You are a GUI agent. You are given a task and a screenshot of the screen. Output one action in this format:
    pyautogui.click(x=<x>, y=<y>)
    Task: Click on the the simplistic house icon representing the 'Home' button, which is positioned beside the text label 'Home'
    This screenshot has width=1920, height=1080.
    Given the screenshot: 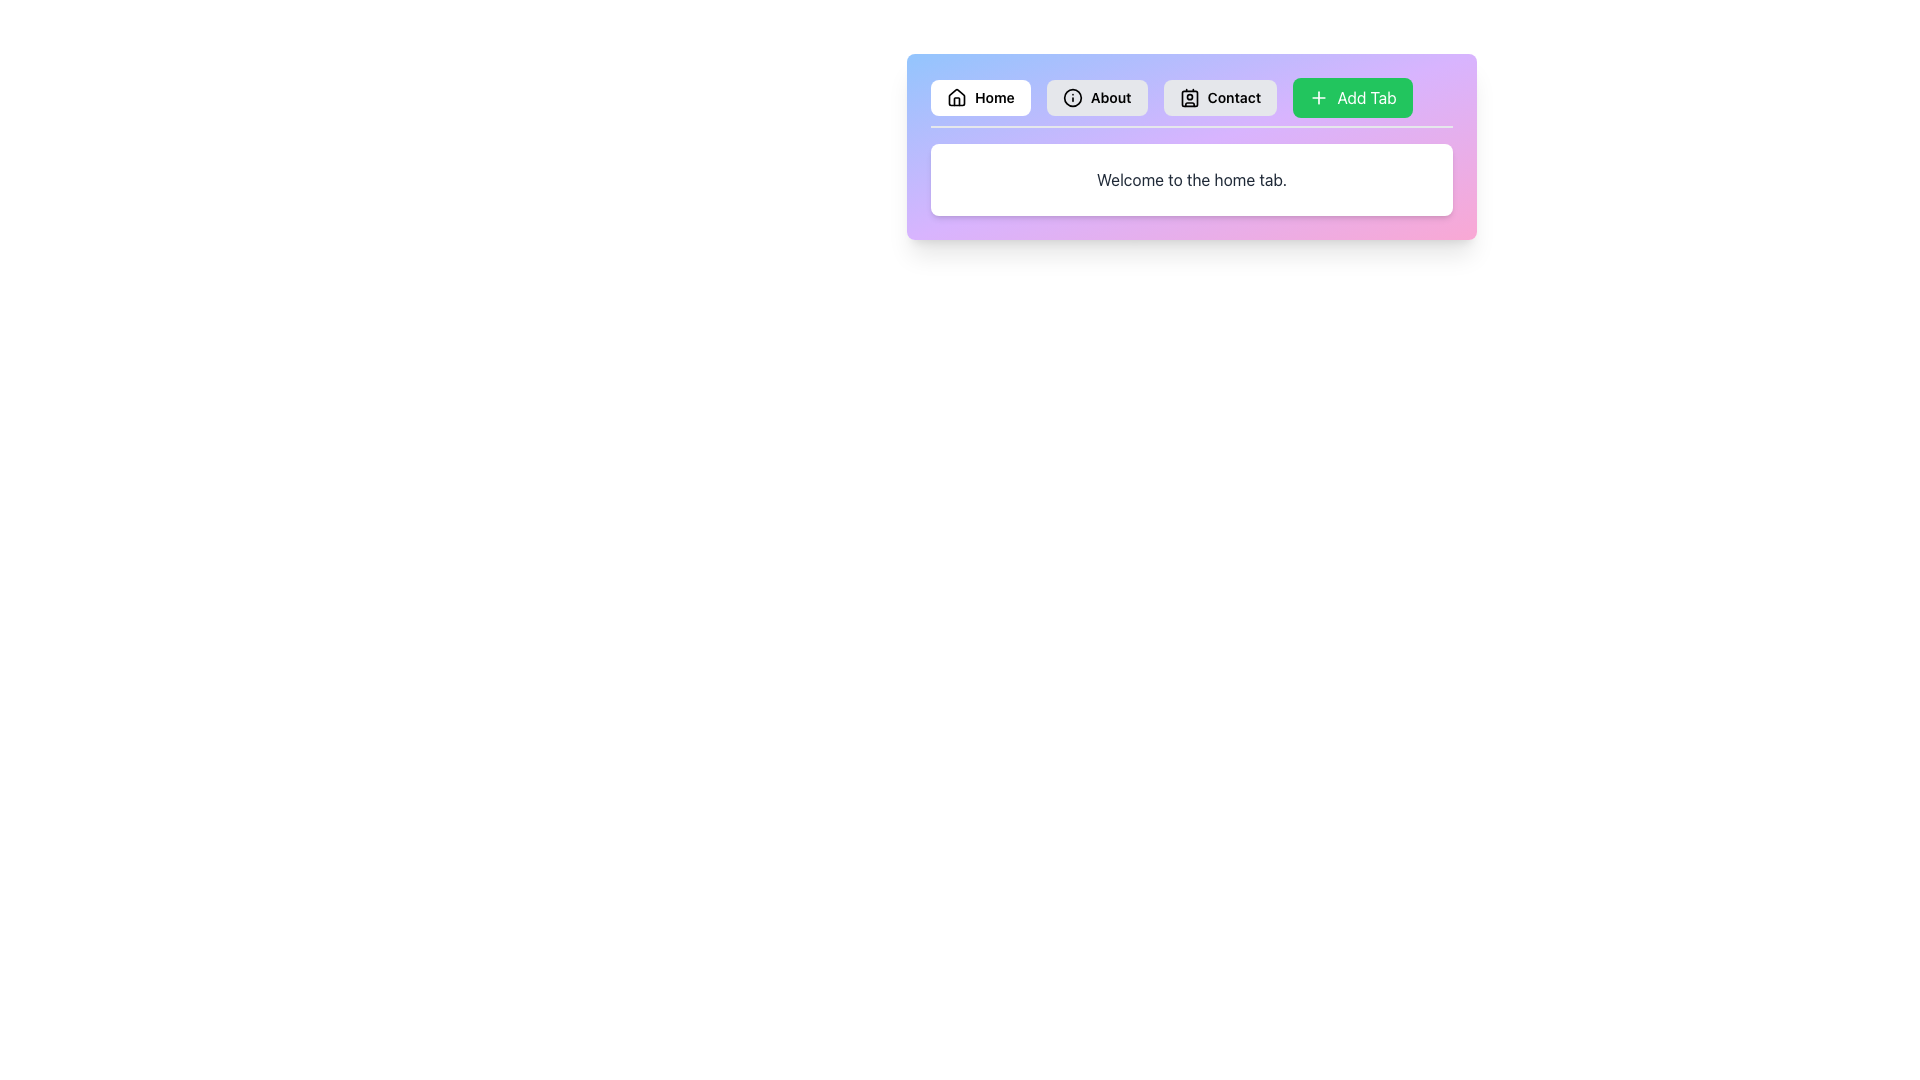 What is the action you would take?
    pyautogui.click(x=955, y=97)
    